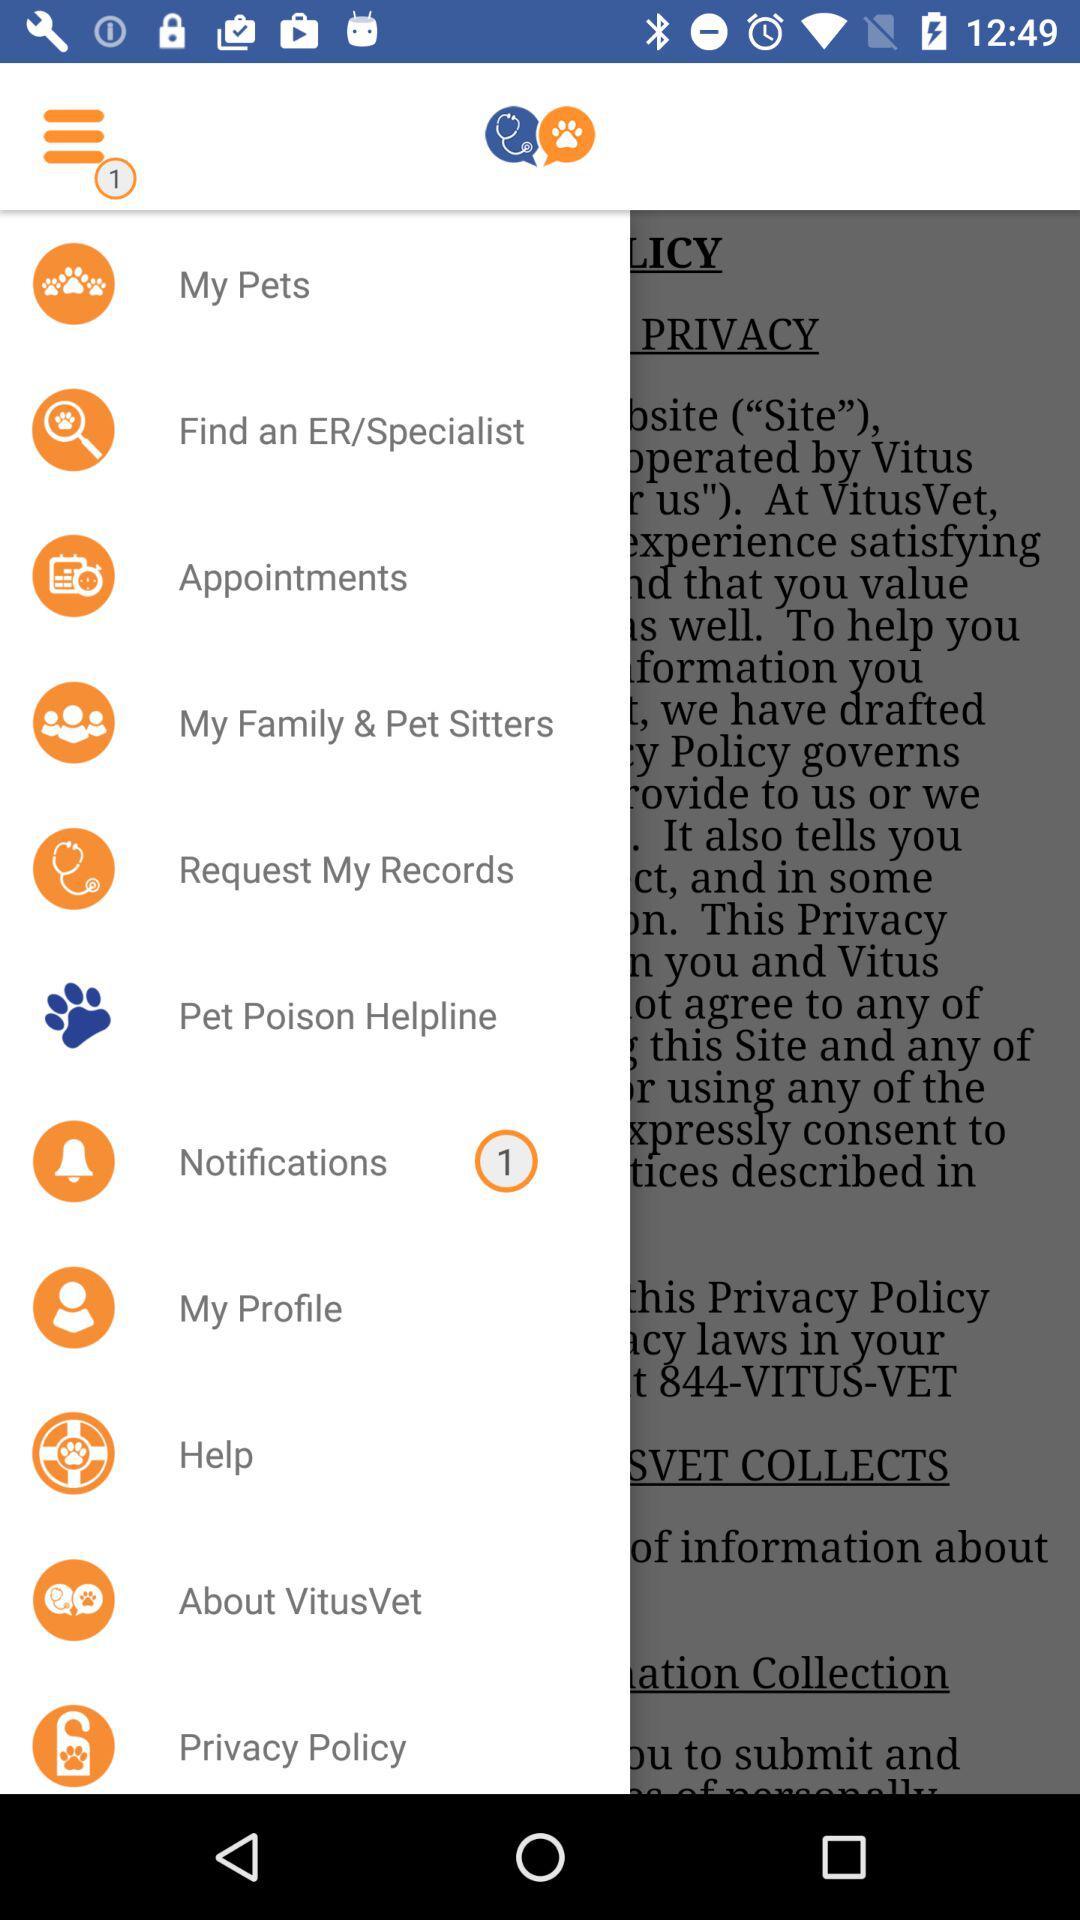  Describe the element at coordinates (72, 429) in the screenshot. I see `the icon beside find an erspecialist` at that location.